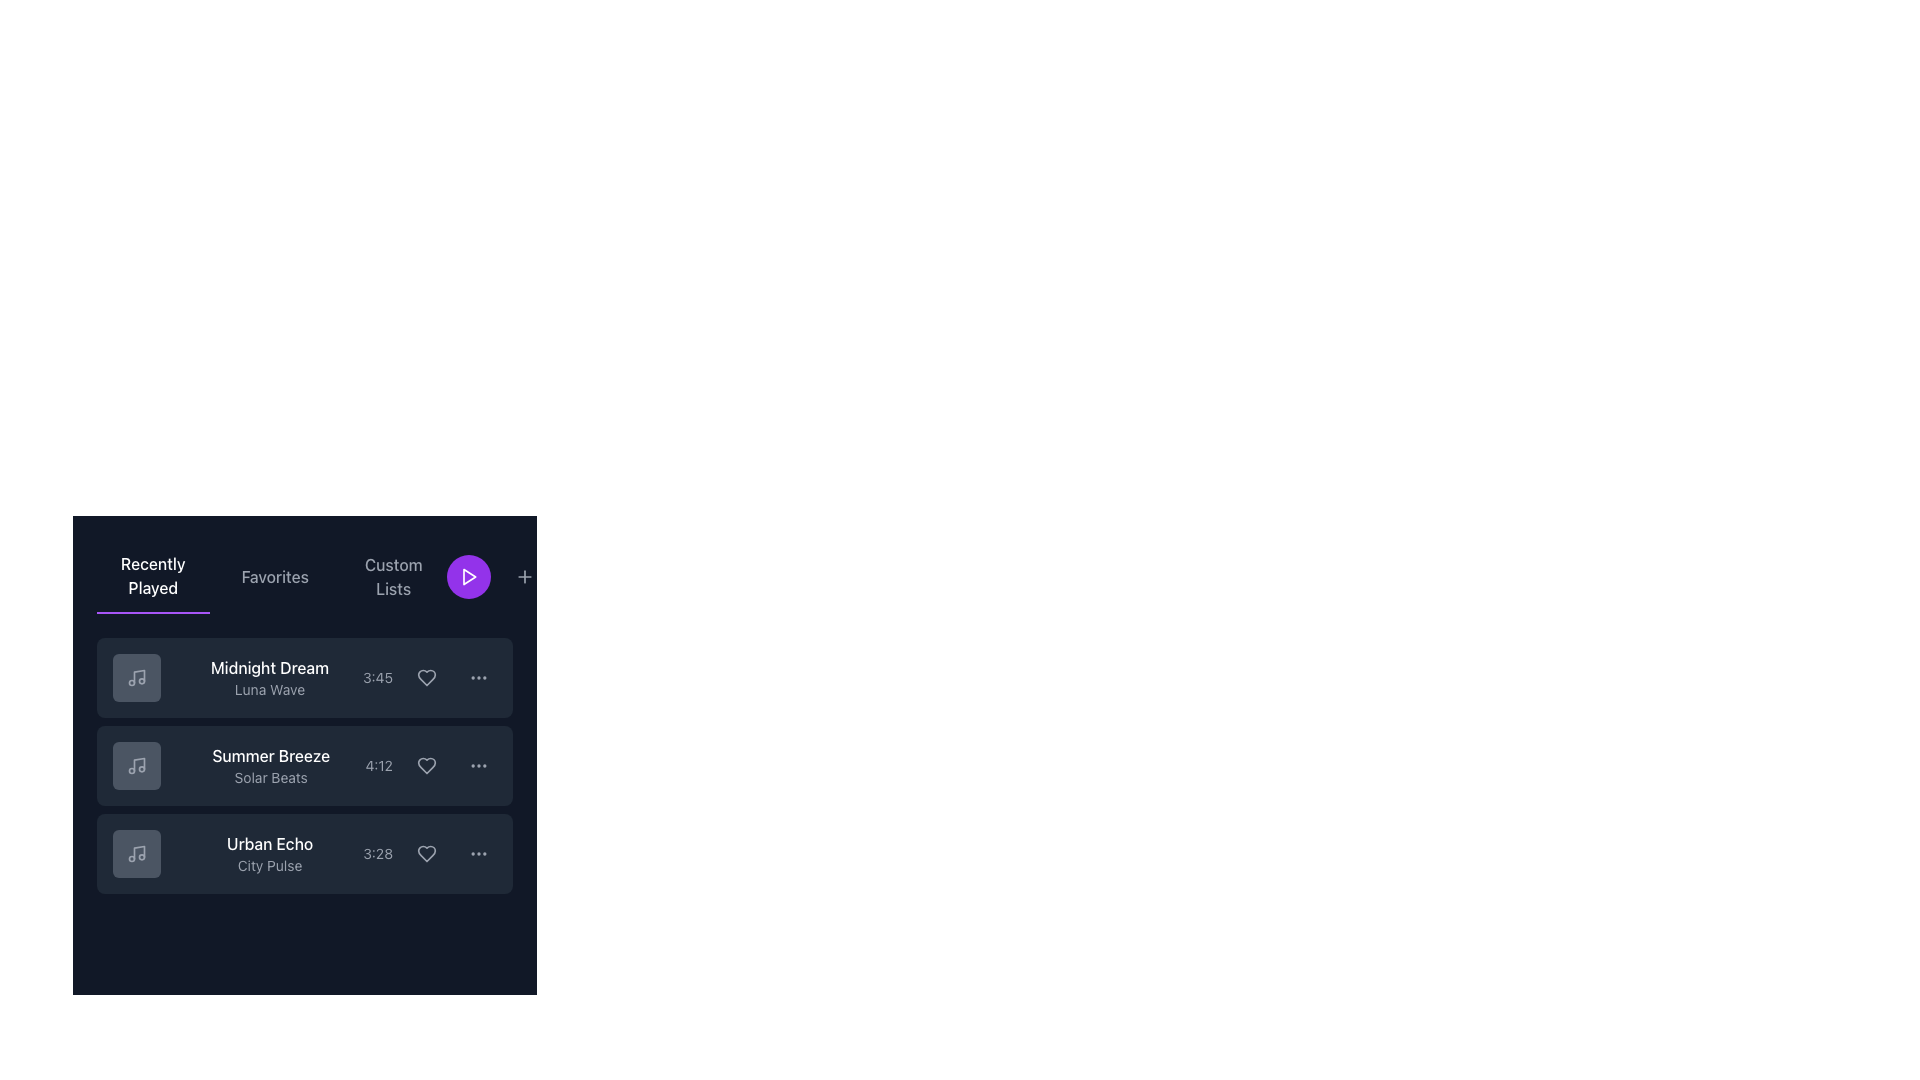 The height and width of the screenshot is (1080, 1920). What do you see at coordinates (136, 853) in the screenshot?
I see `the media icon representing 'Urban Echo'` at bounding box center [136, 853].